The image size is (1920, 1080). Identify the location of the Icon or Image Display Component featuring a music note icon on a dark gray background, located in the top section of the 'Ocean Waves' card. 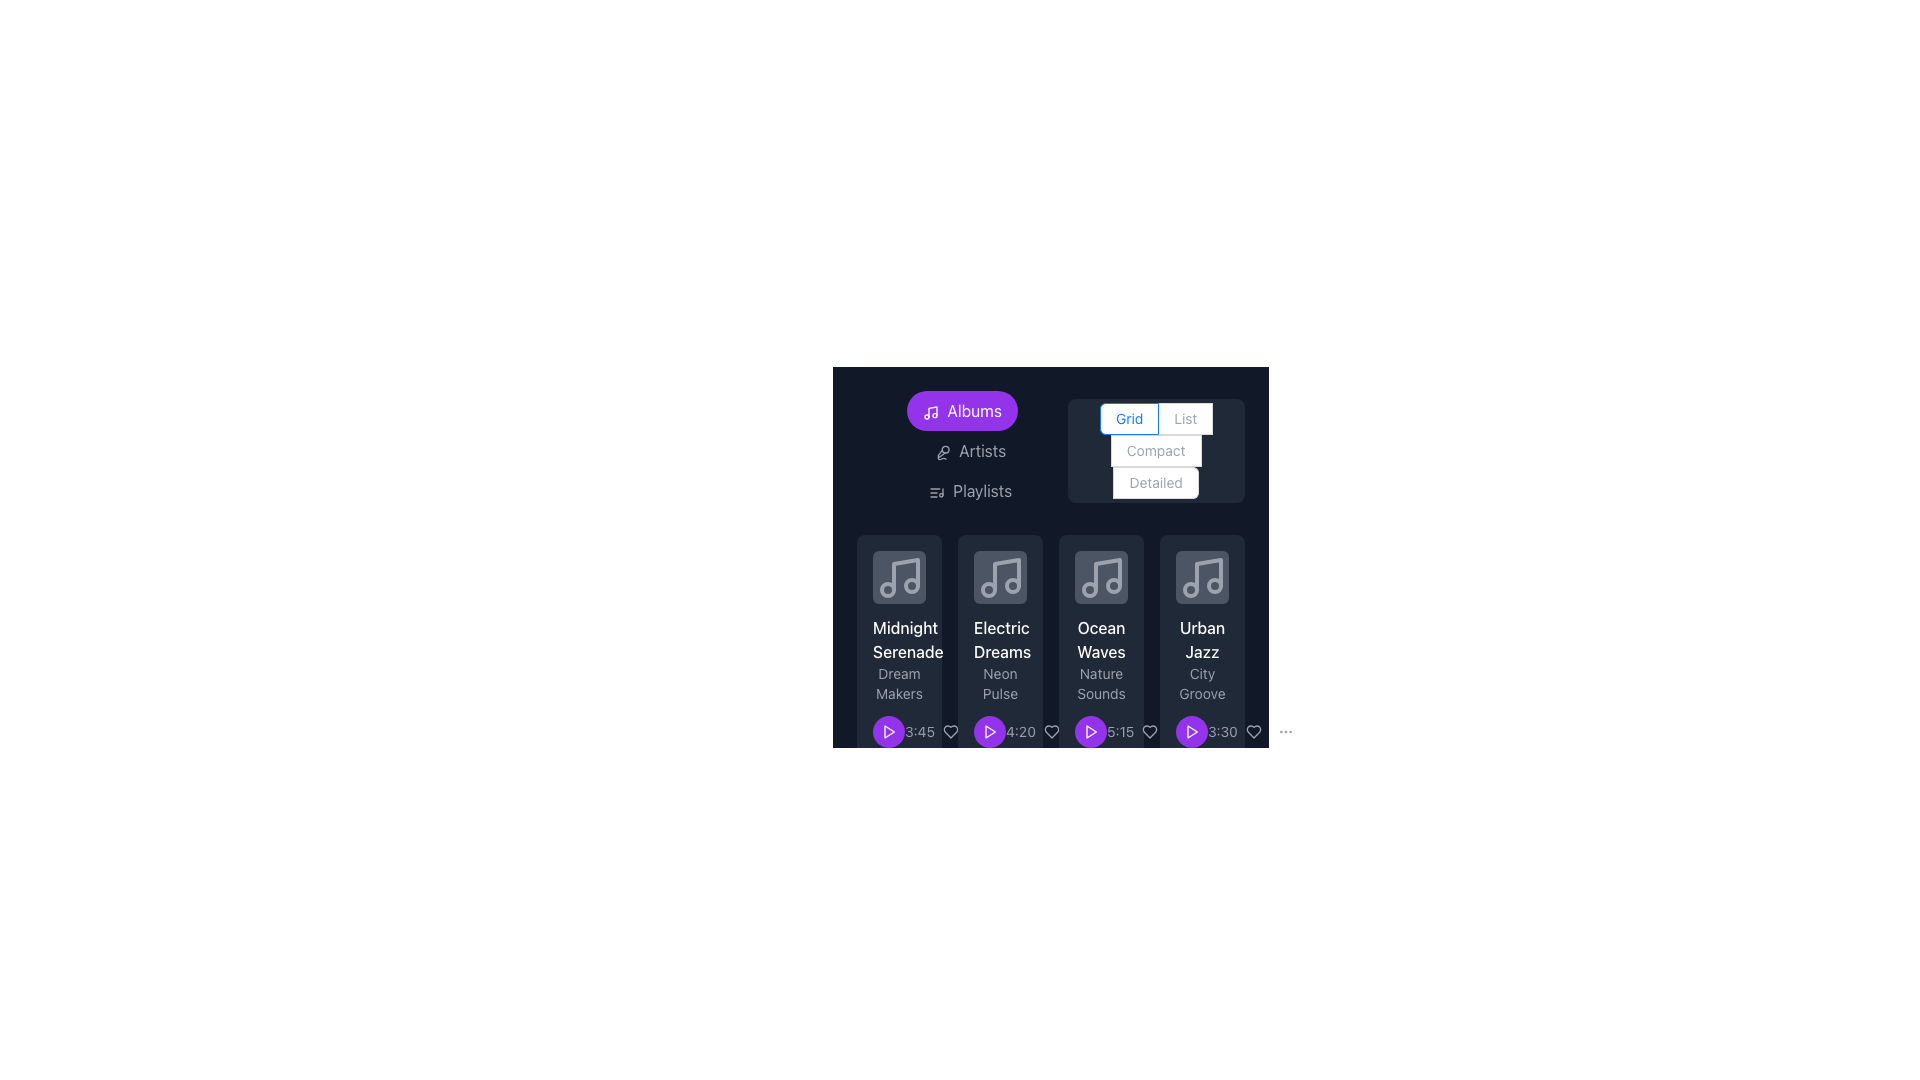
(1100, 577).